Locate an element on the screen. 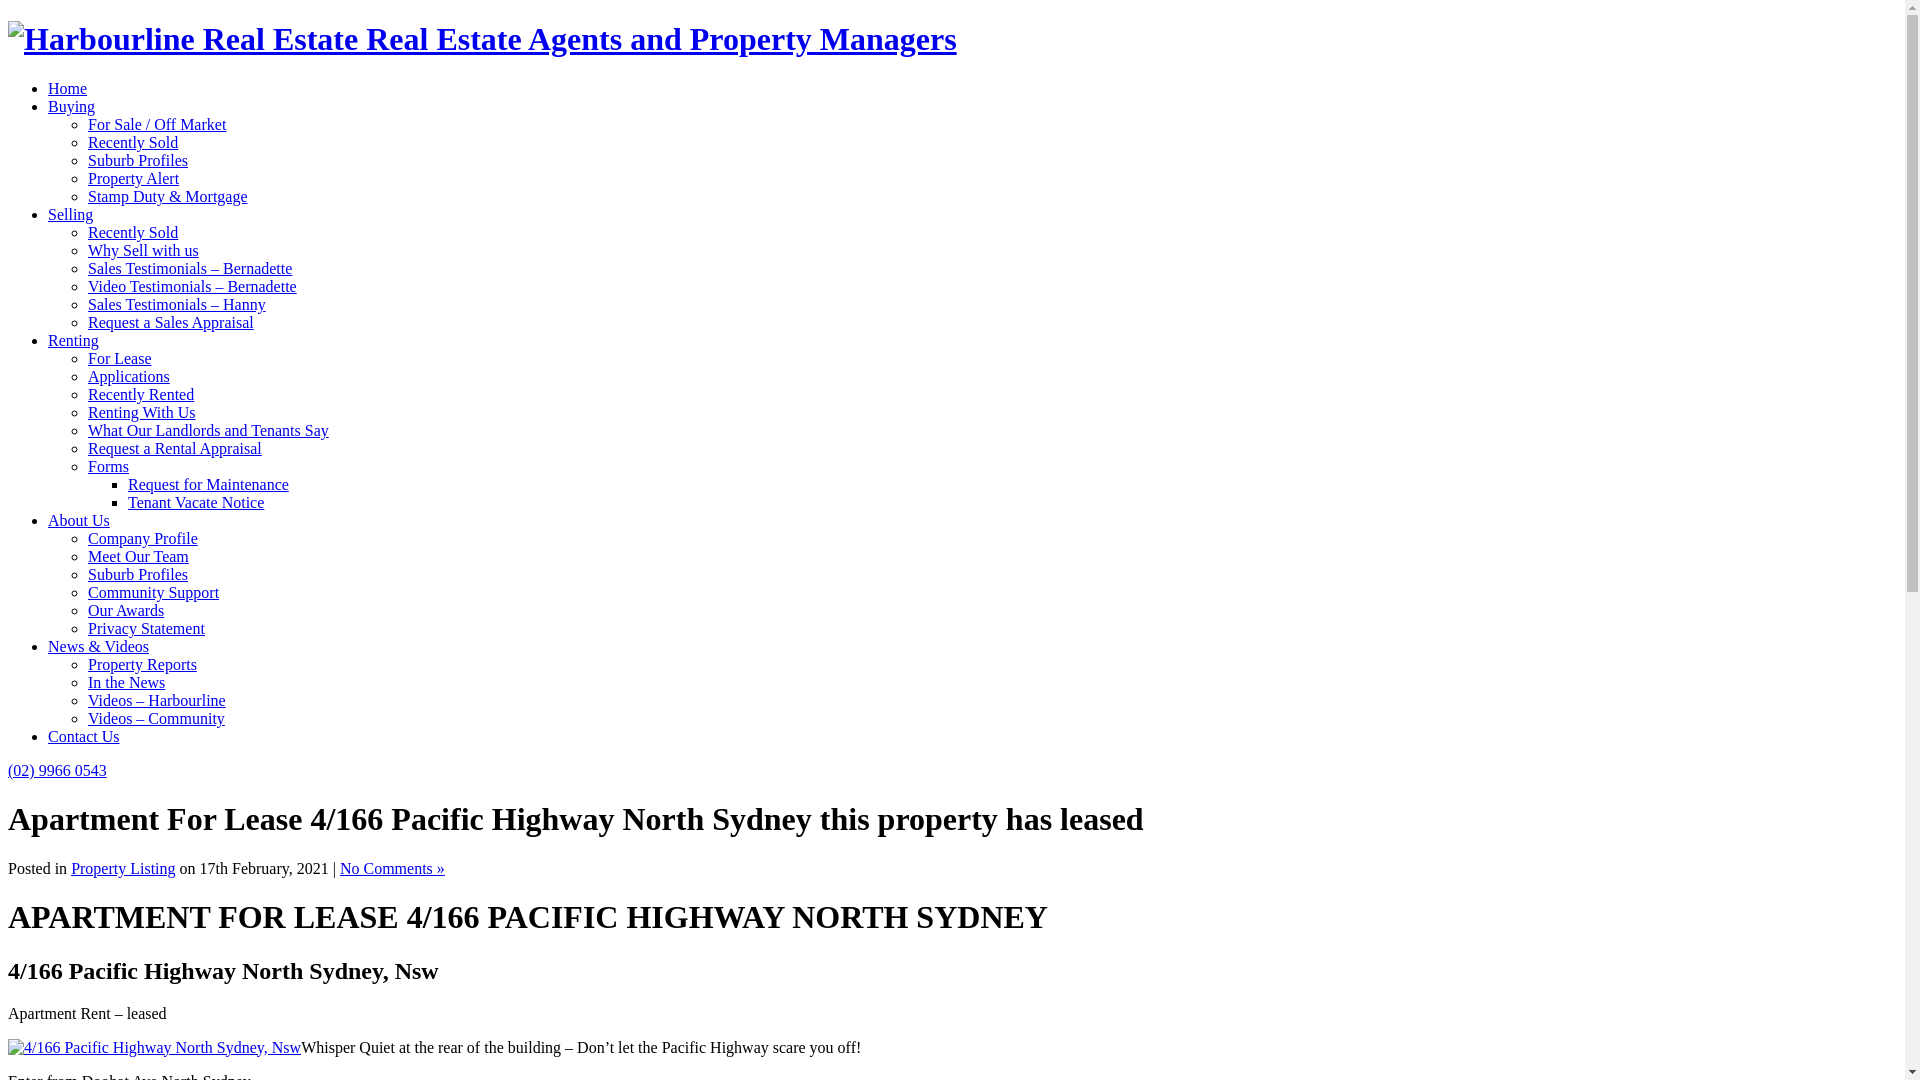 This screenshot has width=1920, height=1080. 'Recently Sold' is located at coordinates (132, 141).